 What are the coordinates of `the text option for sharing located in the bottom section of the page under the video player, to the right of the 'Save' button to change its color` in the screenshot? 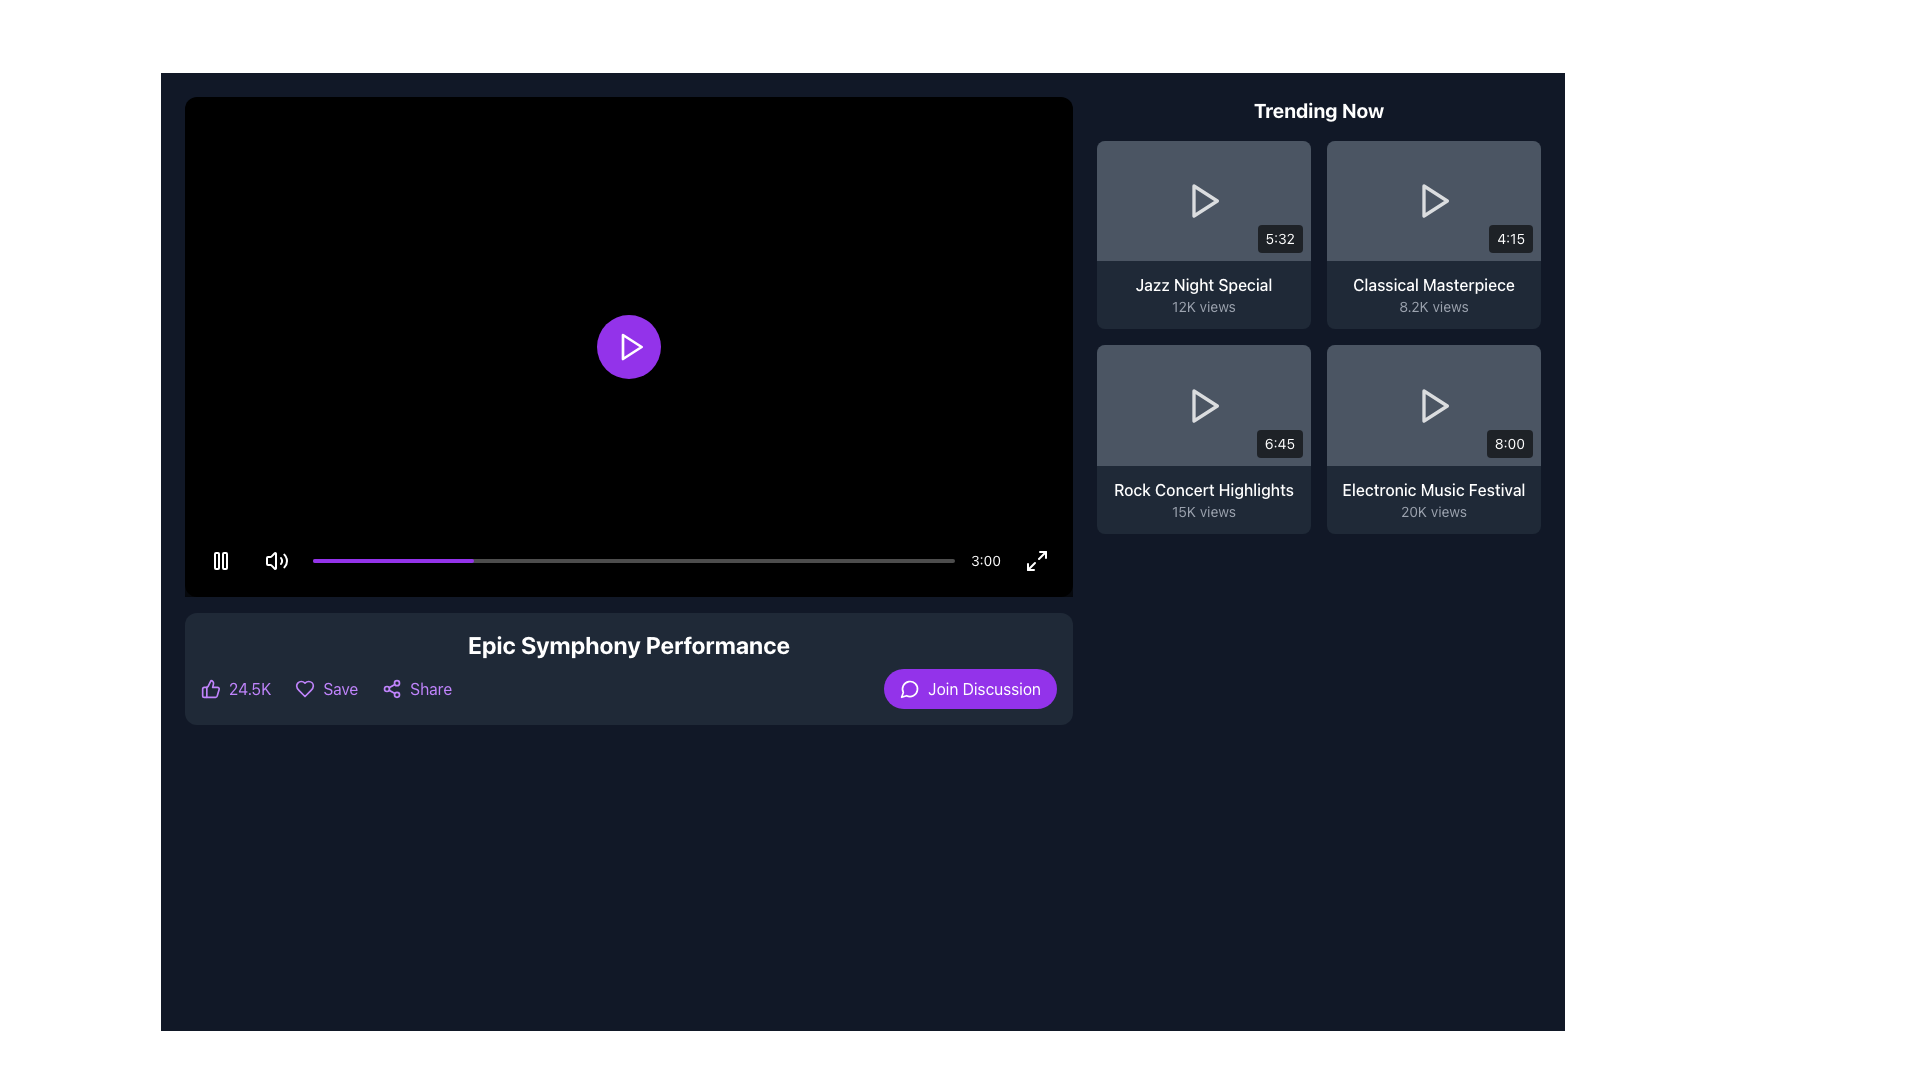 It's located at (430, 687).